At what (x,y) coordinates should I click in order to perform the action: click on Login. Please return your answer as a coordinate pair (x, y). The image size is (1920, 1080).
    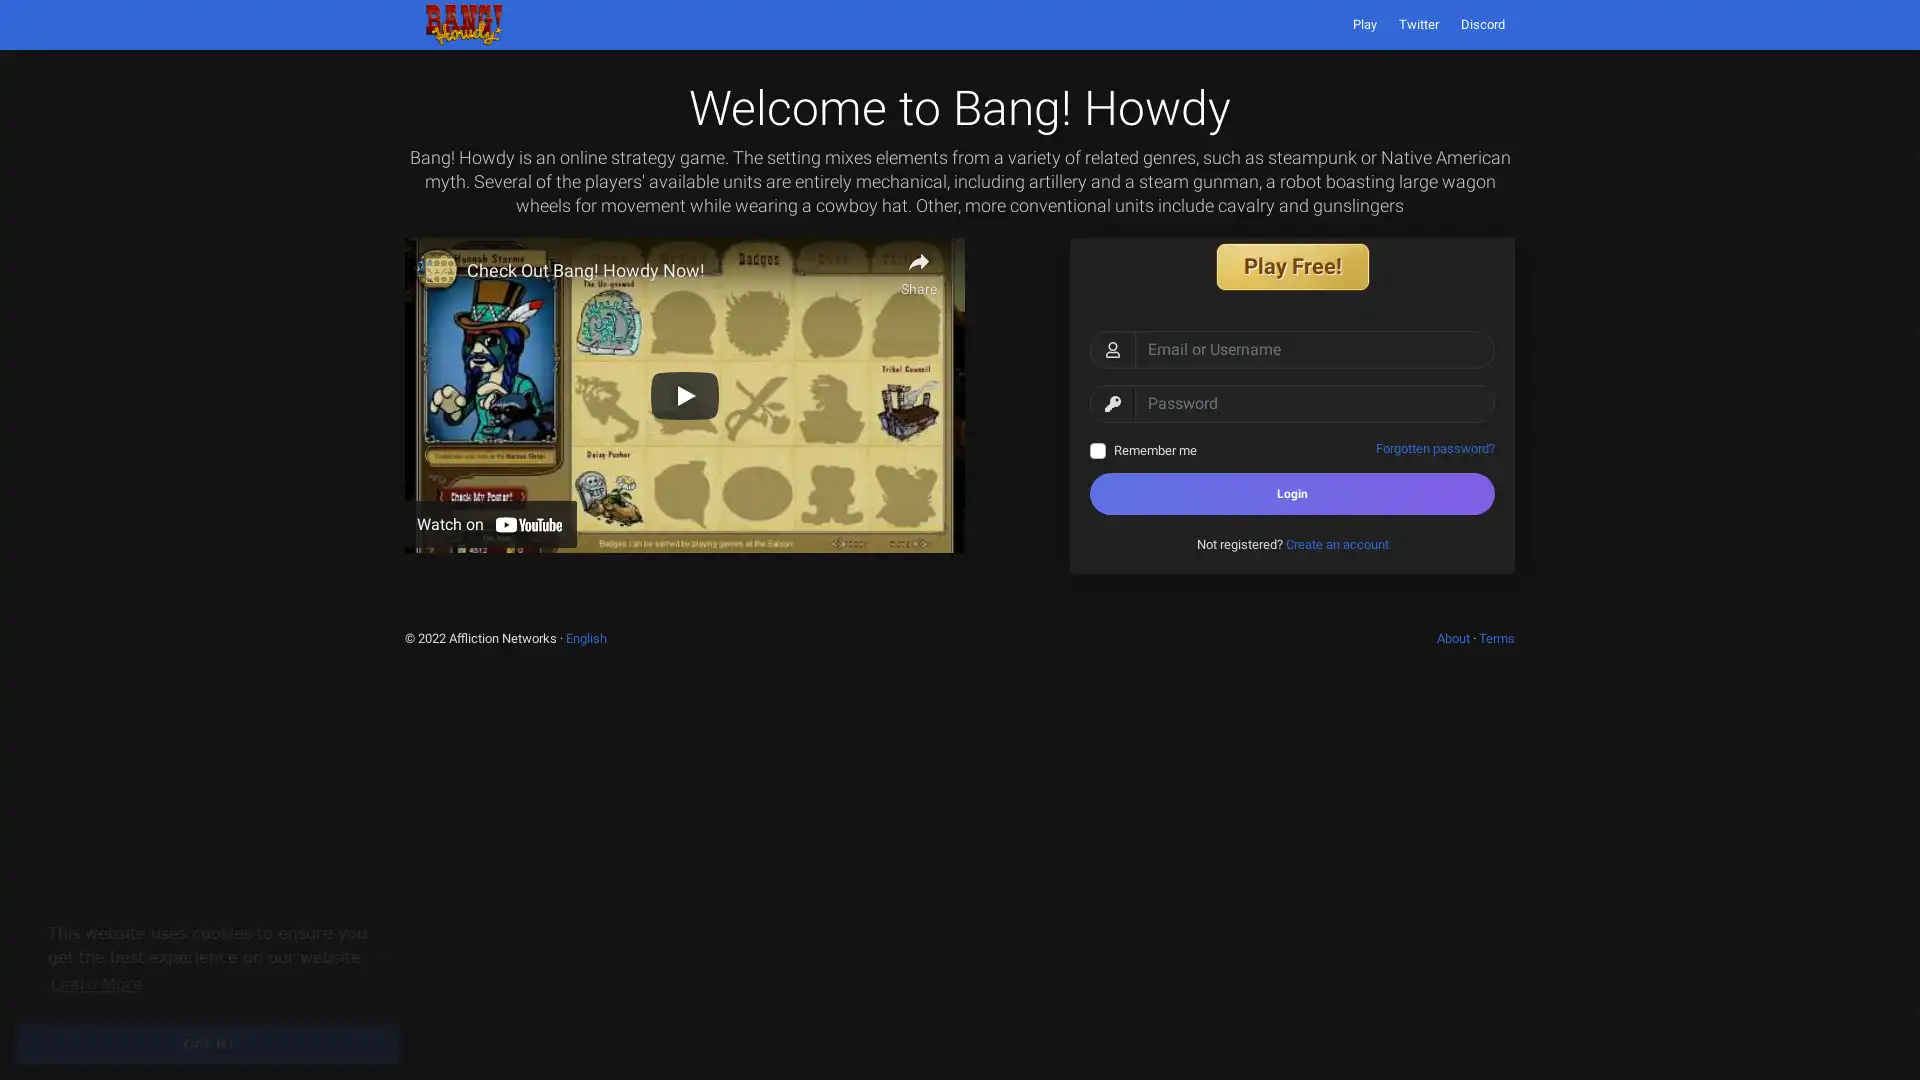
    Looking at the image, I should click on (1292, 493).